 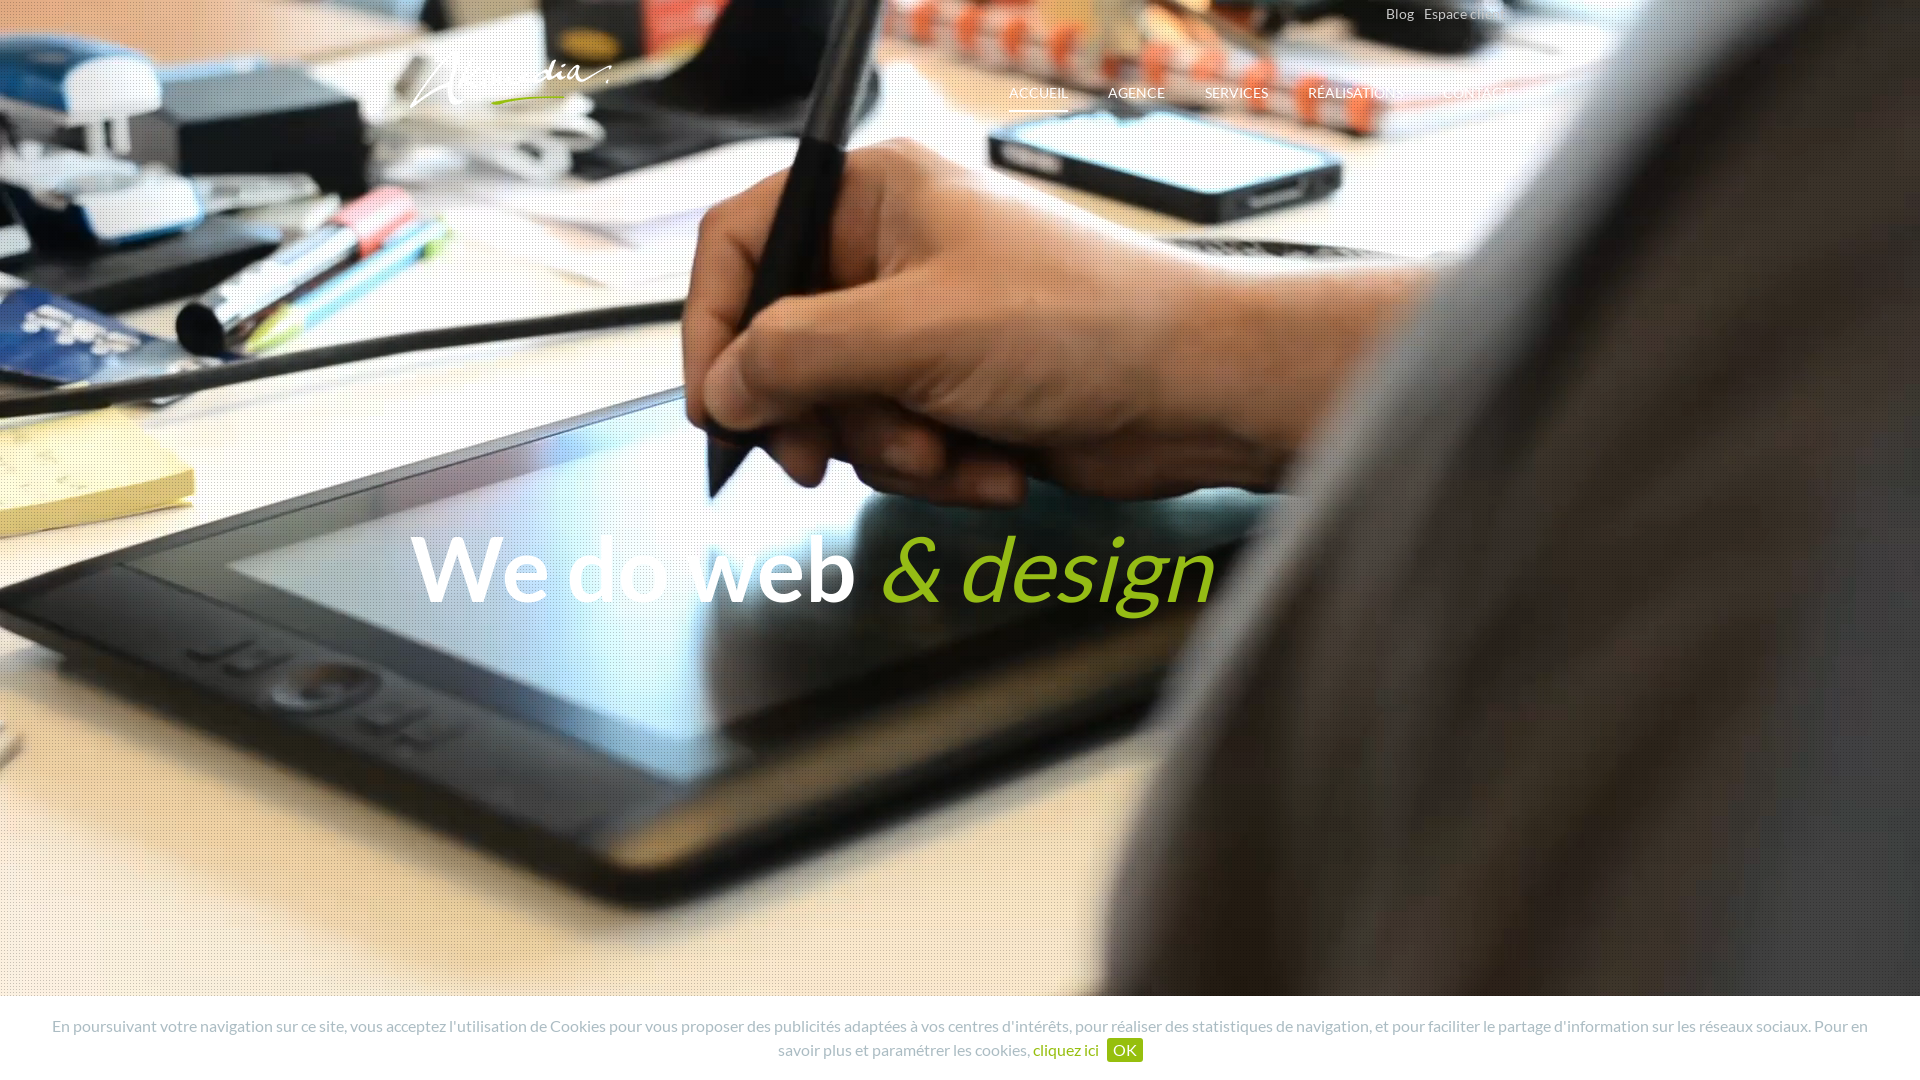 I want to click on 'OK', so click(x=1123, y=1048).